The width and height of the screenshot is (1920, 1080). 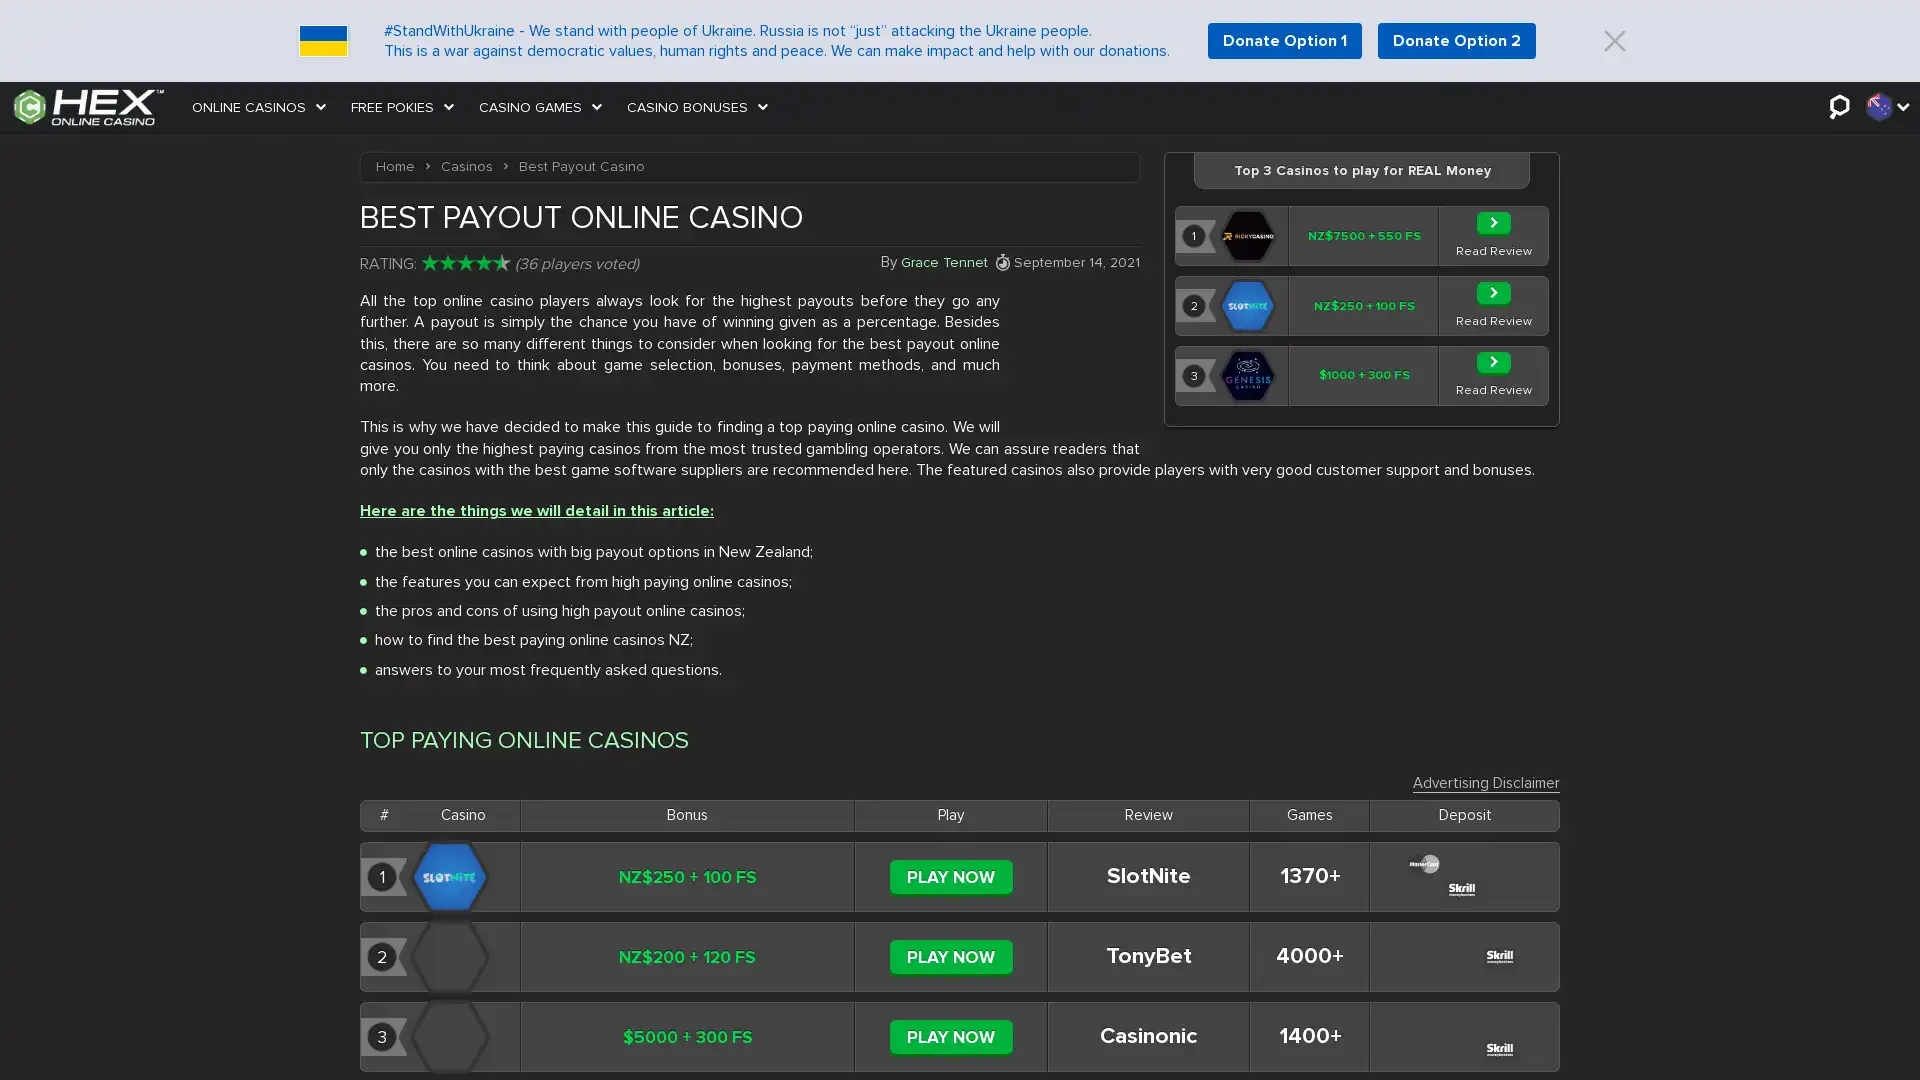 I want to click on PLAY NOW, so click(x=949, y=1036).